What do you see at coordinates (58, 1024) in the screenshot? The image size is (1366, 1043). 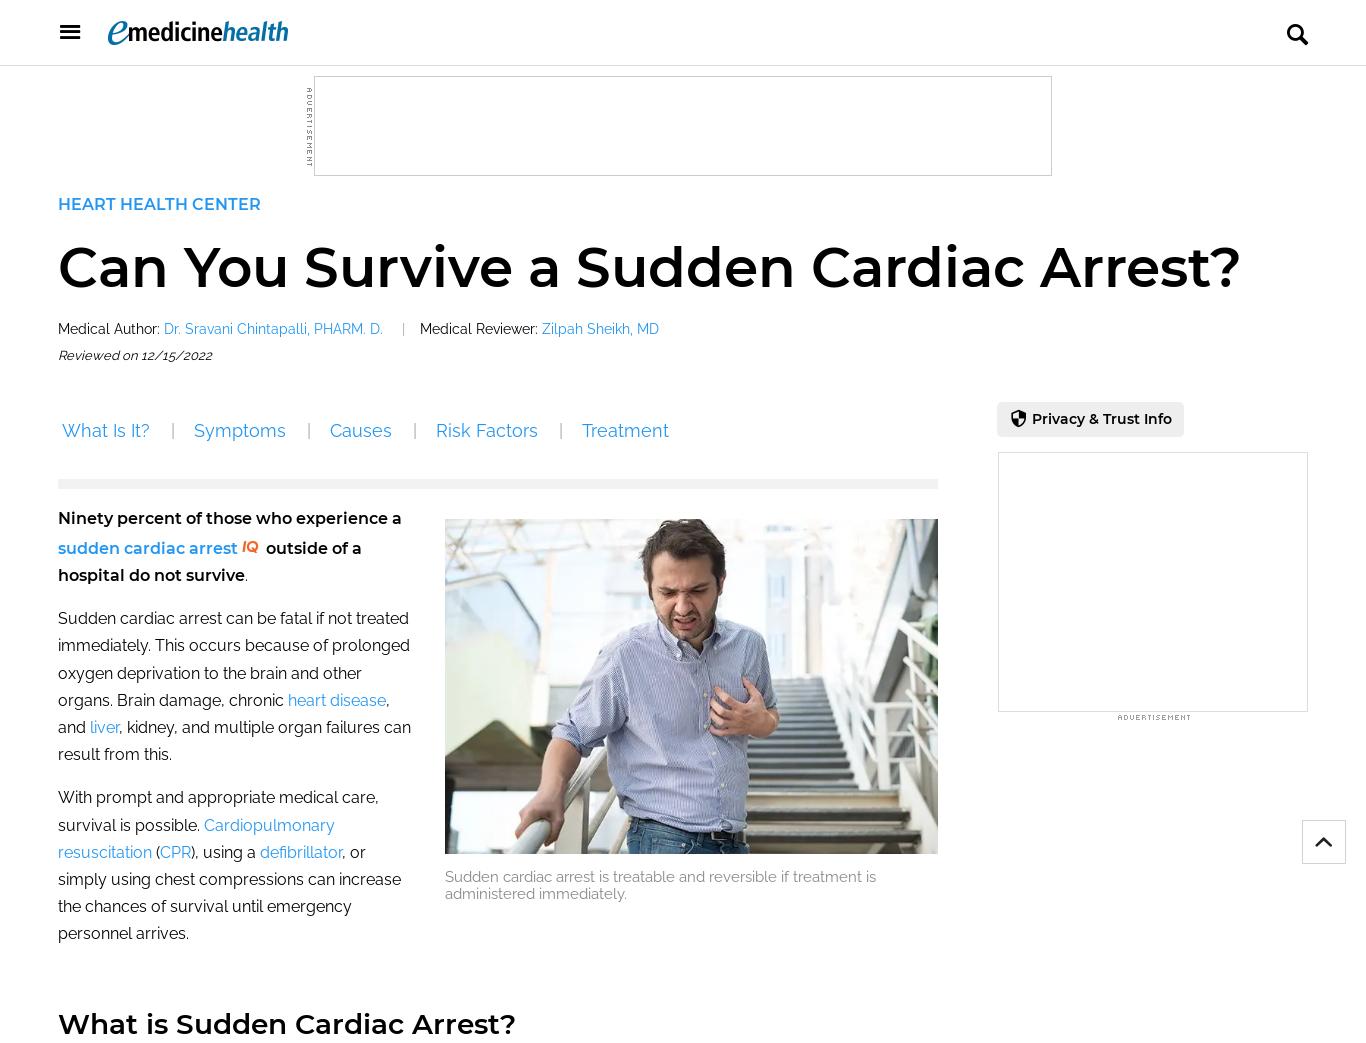 I see `'What is Sudden Cardiac Arrest?'` at bounding box center [58, 1024].